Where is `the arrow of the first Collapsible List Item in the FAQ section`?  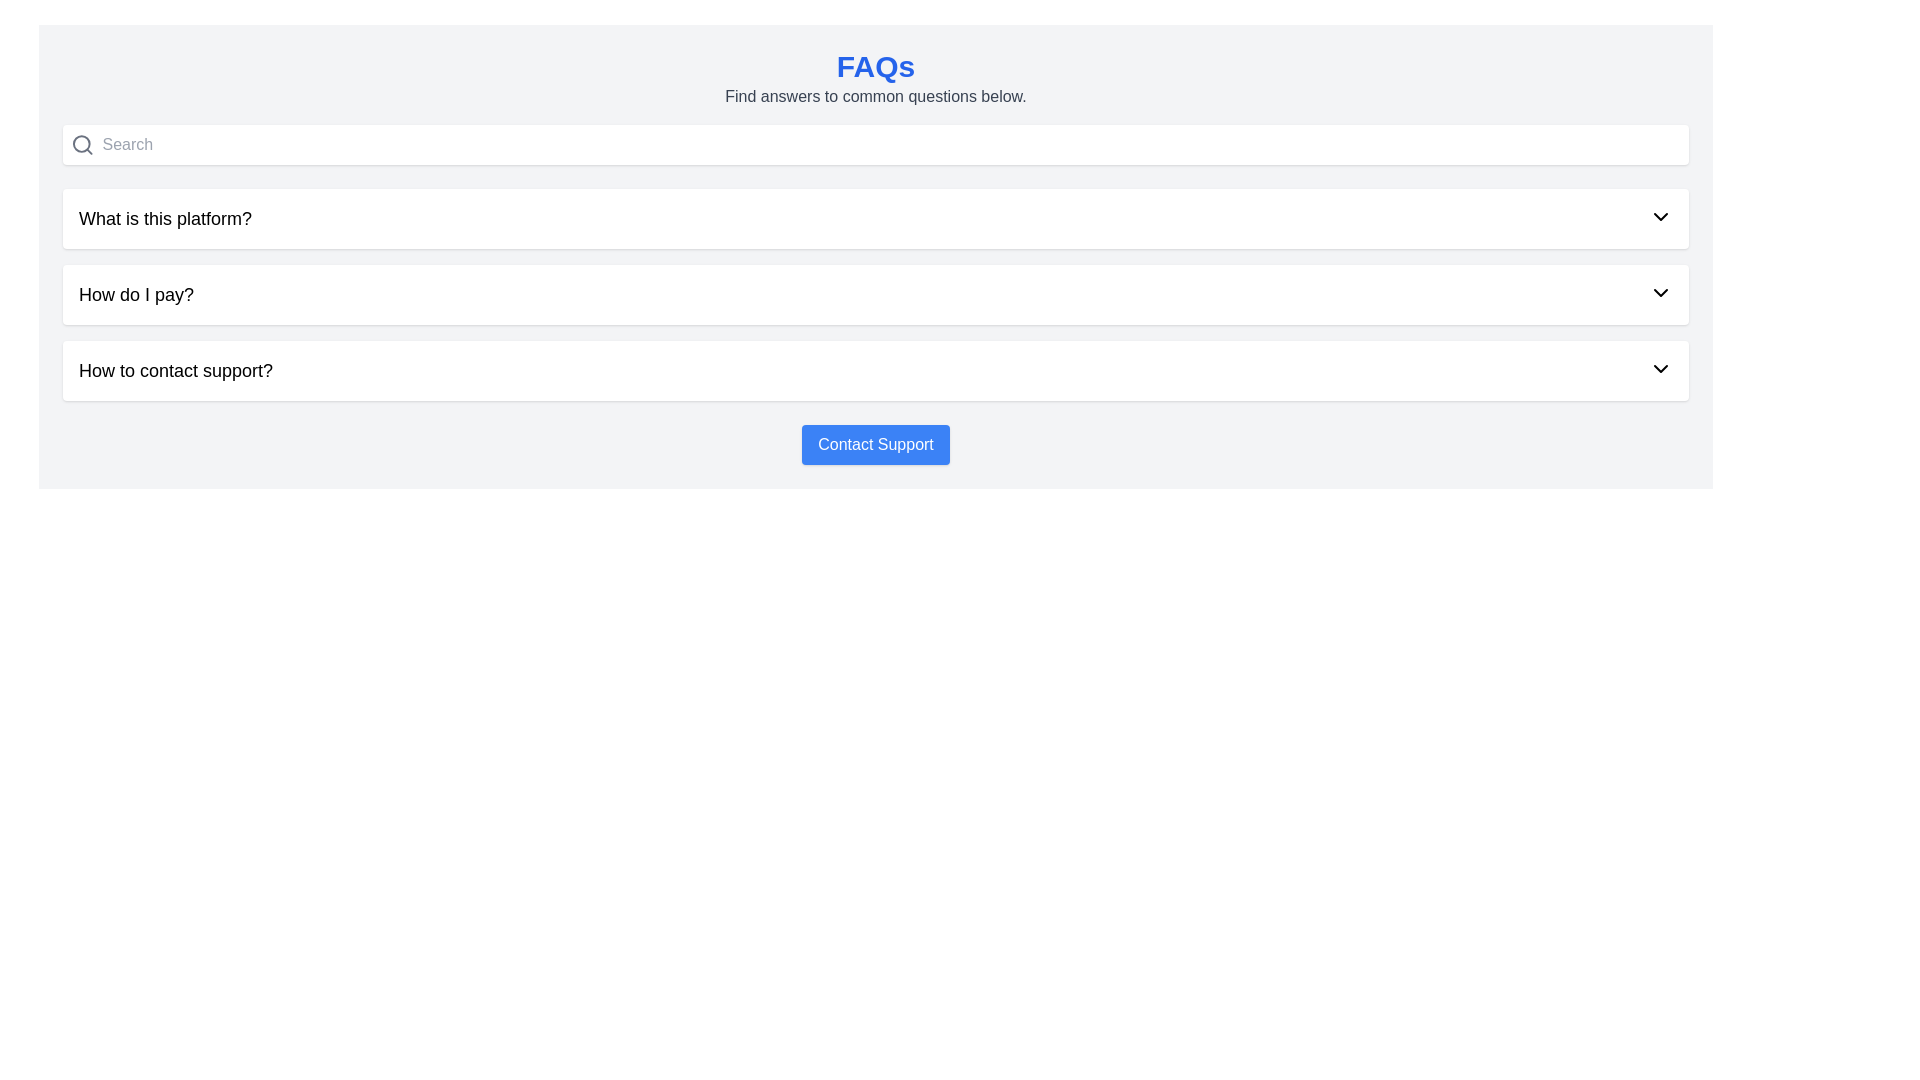
the arrow of the first Collapsible List Item in the FAQ section is located at coordinates (875, 219).